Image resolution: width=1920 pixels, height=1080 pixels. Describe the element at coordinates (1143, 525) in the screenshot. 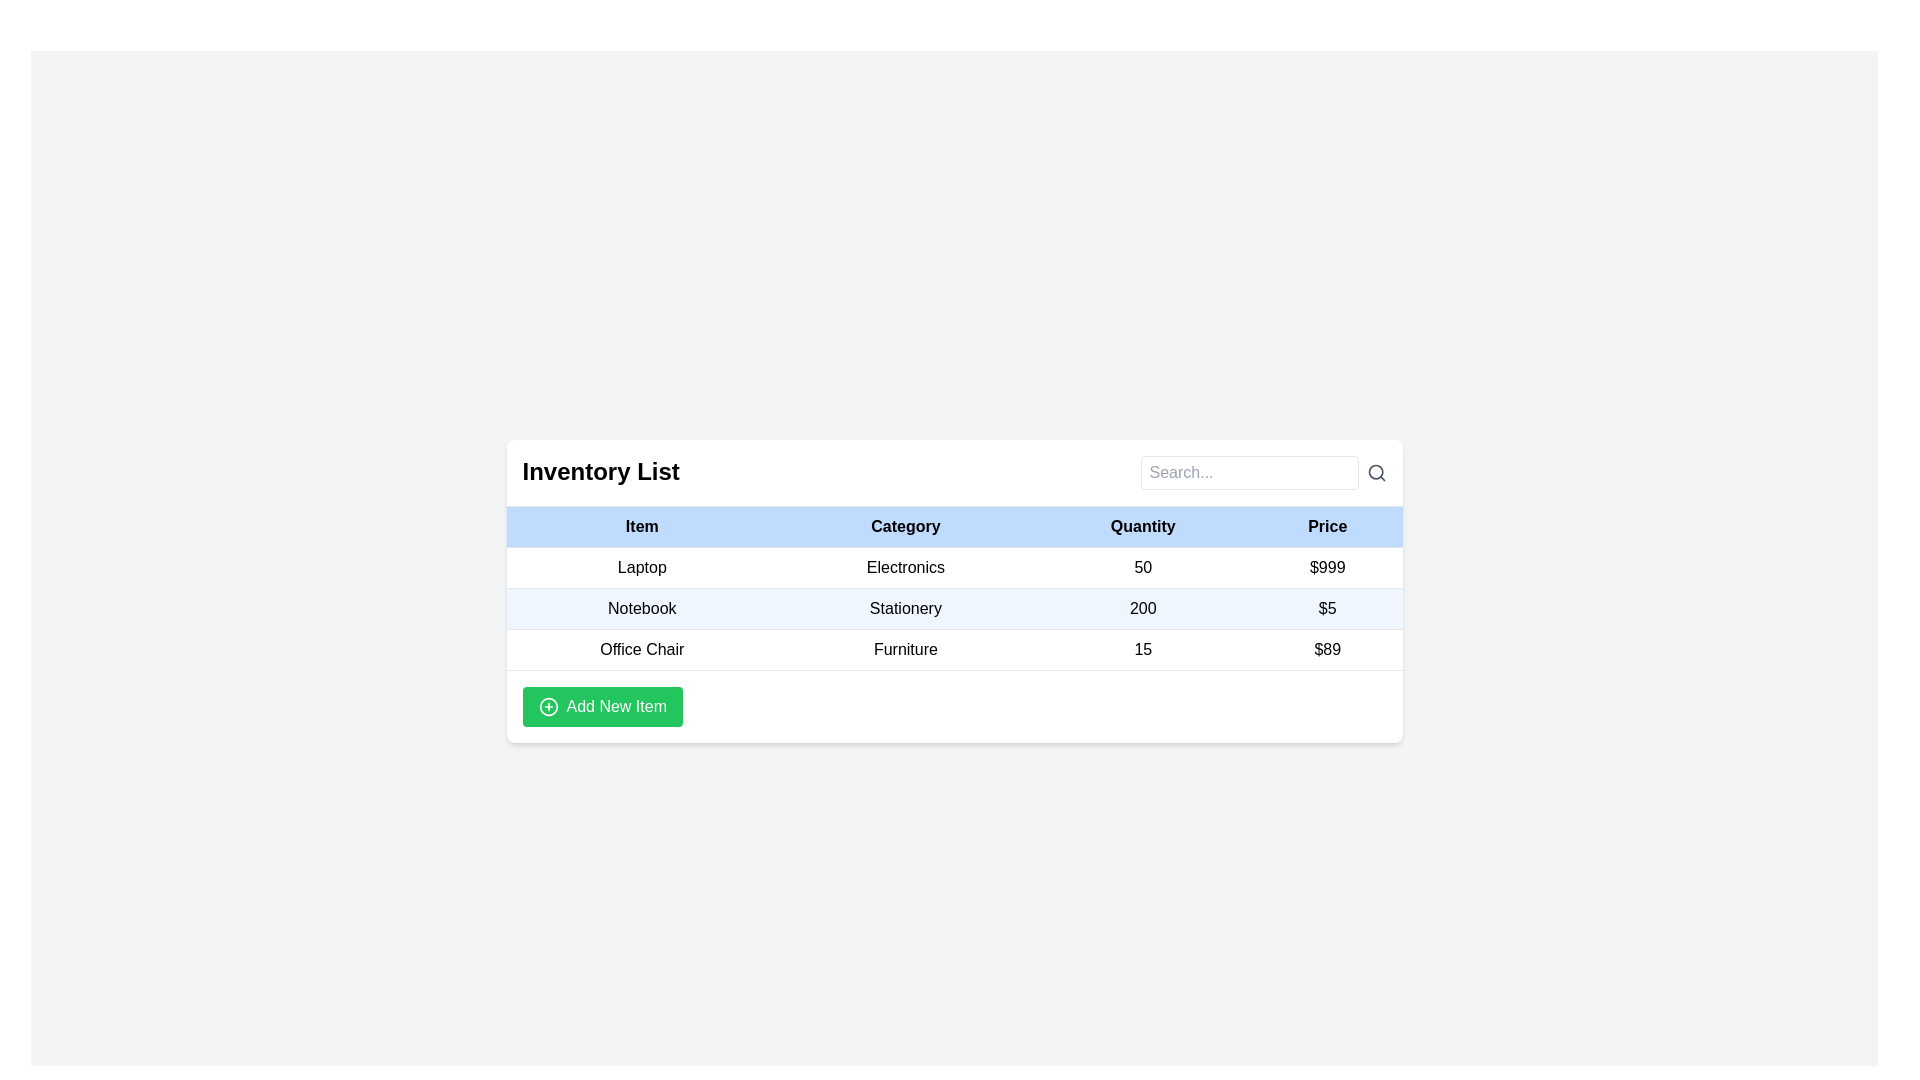

I see `the 'Quantity' header label in the table, which is the third header between 'Category' and 'Price.'` at that location.